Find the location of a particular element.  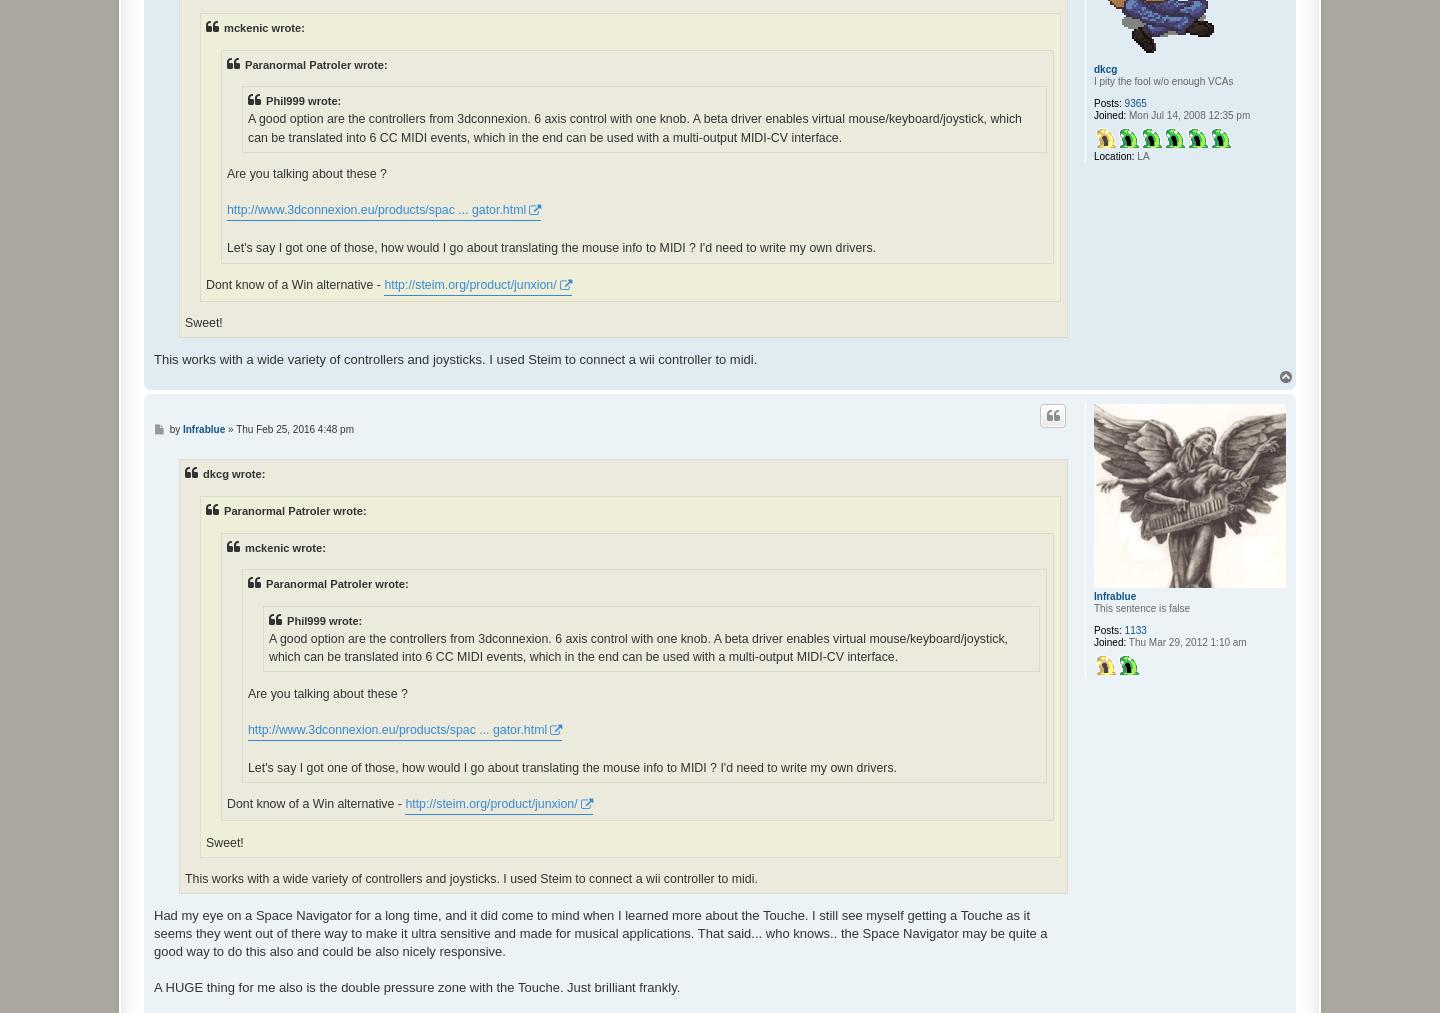

'1133' is located at coordinates (1134, 629).